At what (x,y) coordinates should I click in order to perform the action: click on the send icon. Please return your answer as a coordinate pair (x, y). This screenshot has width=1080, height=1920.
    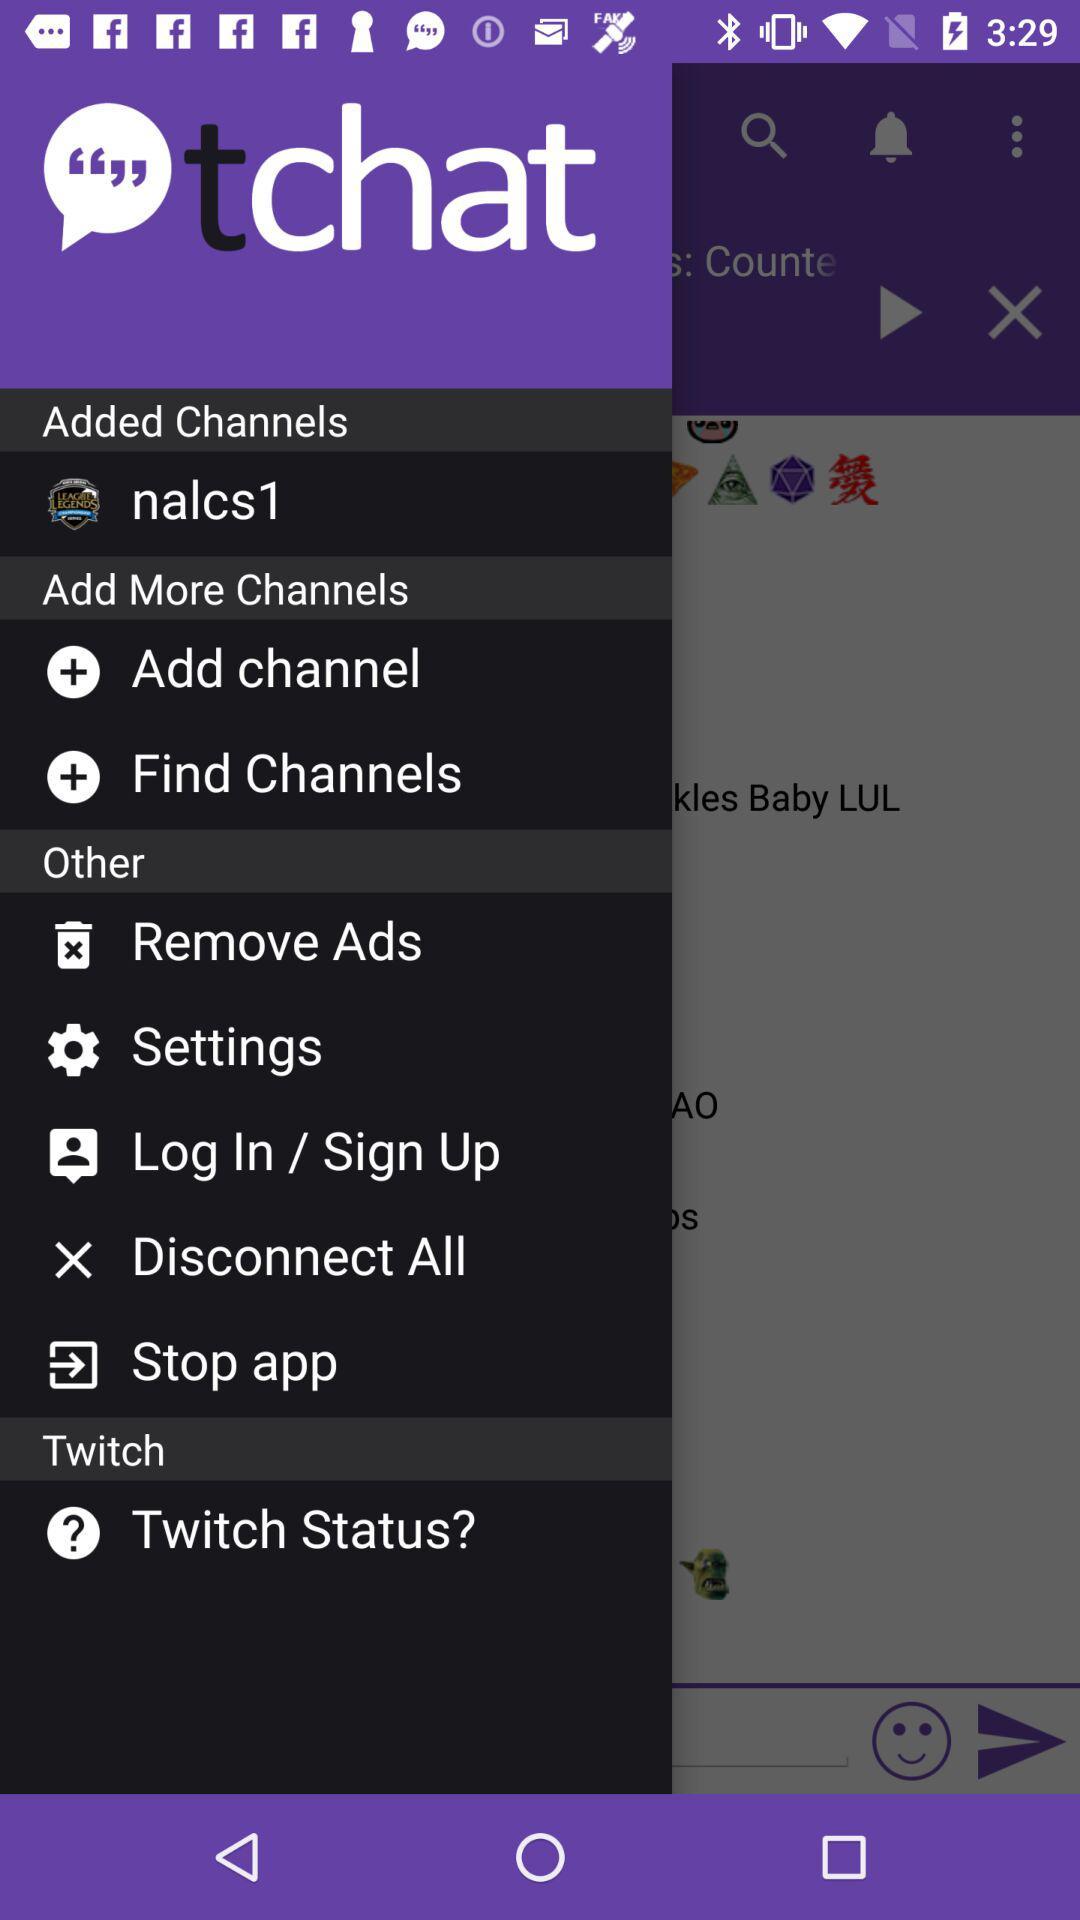
    Looking at the image, I should click on (1022, 1740).